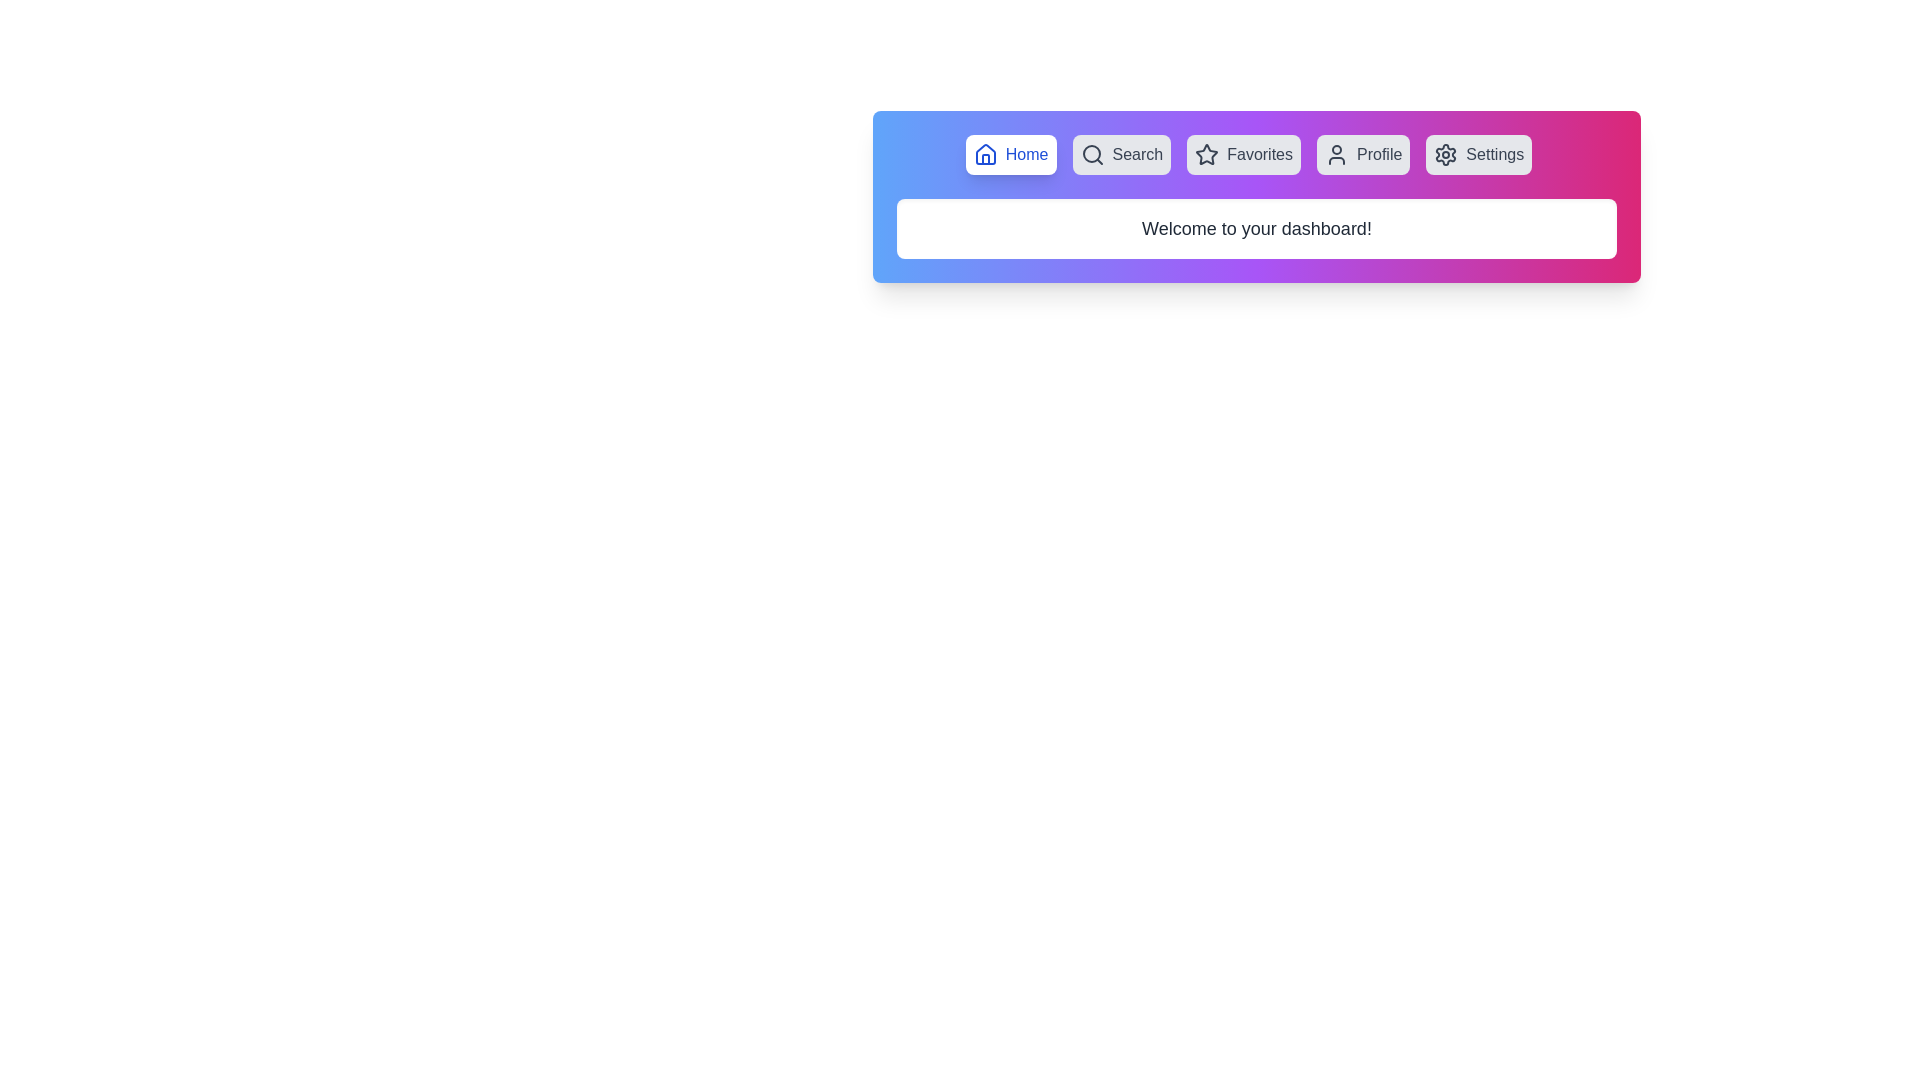  Describe the element at coordinates (1378, 153) in the screenshot. I see `the 'Profile' text label located in the navigation bar, which is the fourth item, positioned between 'Favorites' and 'Settings'` at that location.